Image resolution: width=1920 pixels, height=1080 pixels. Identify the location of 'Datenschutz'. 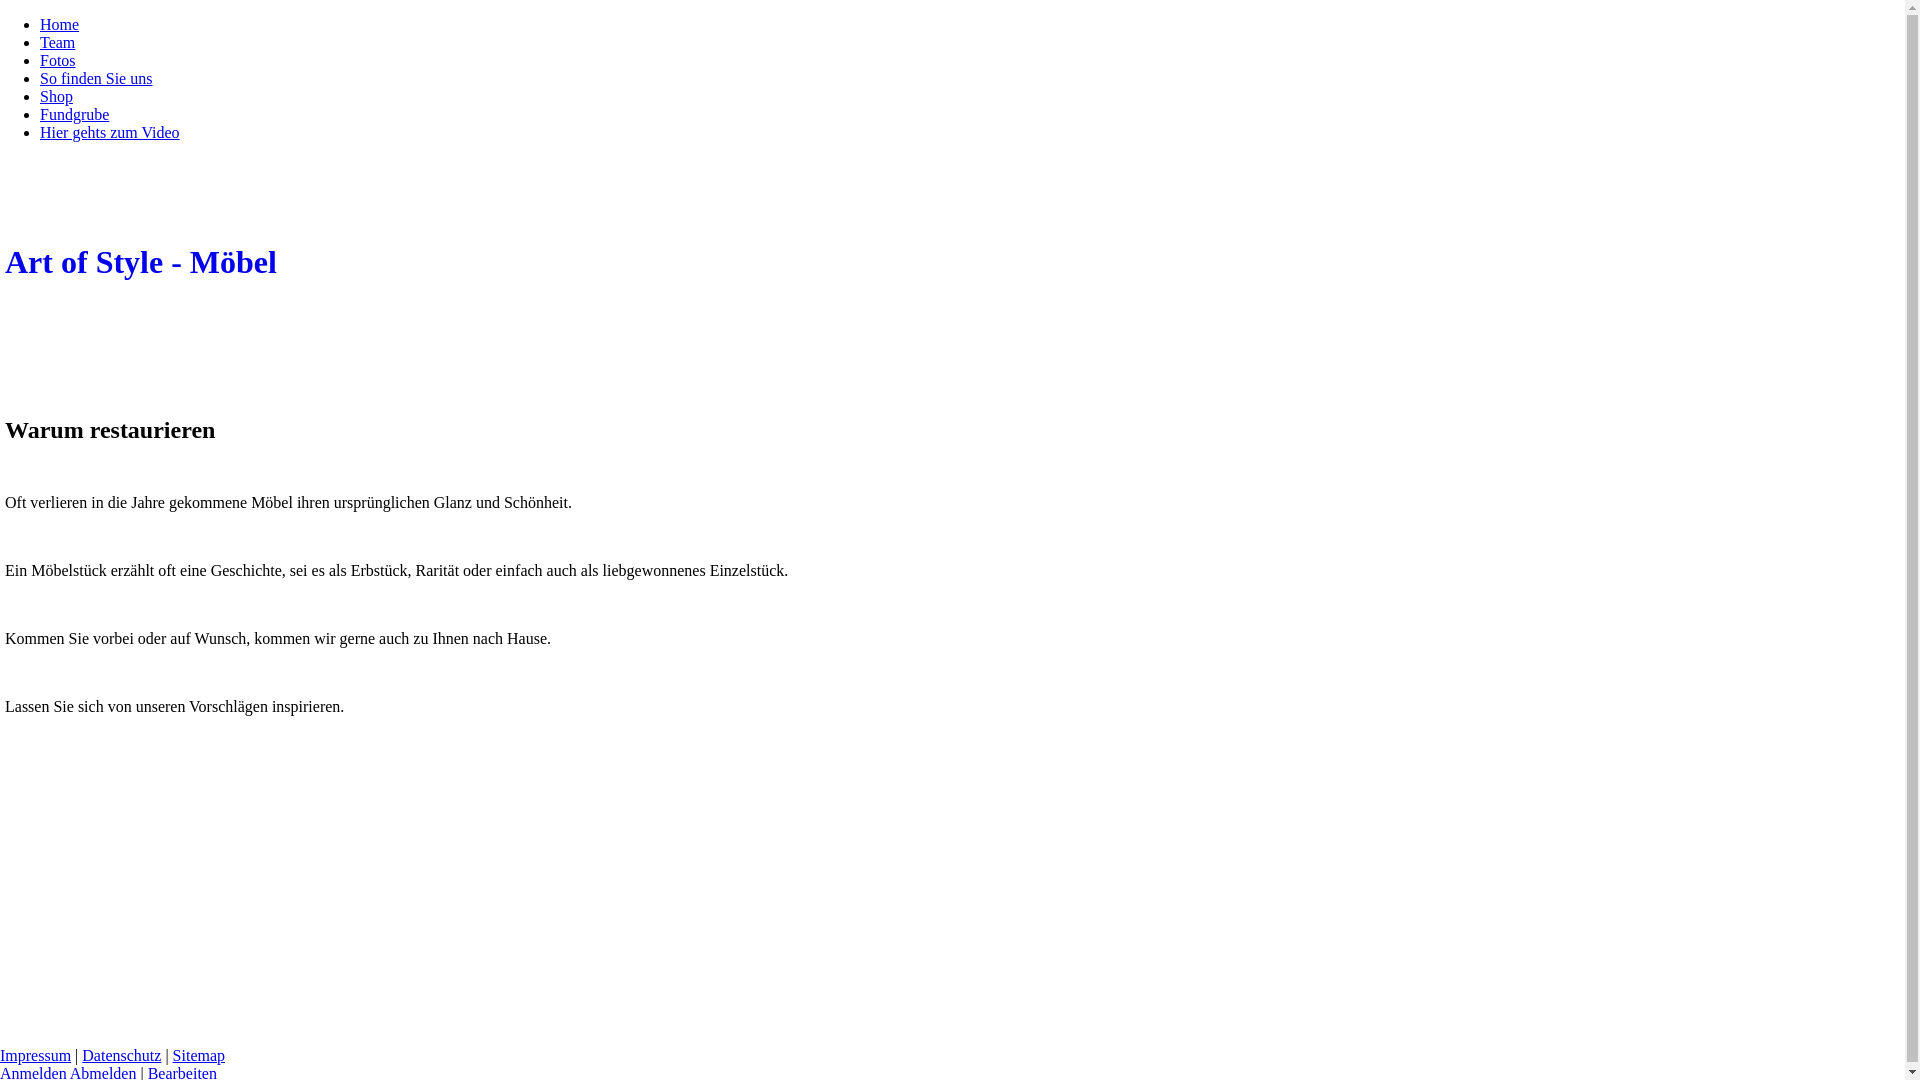
(120, 1054).